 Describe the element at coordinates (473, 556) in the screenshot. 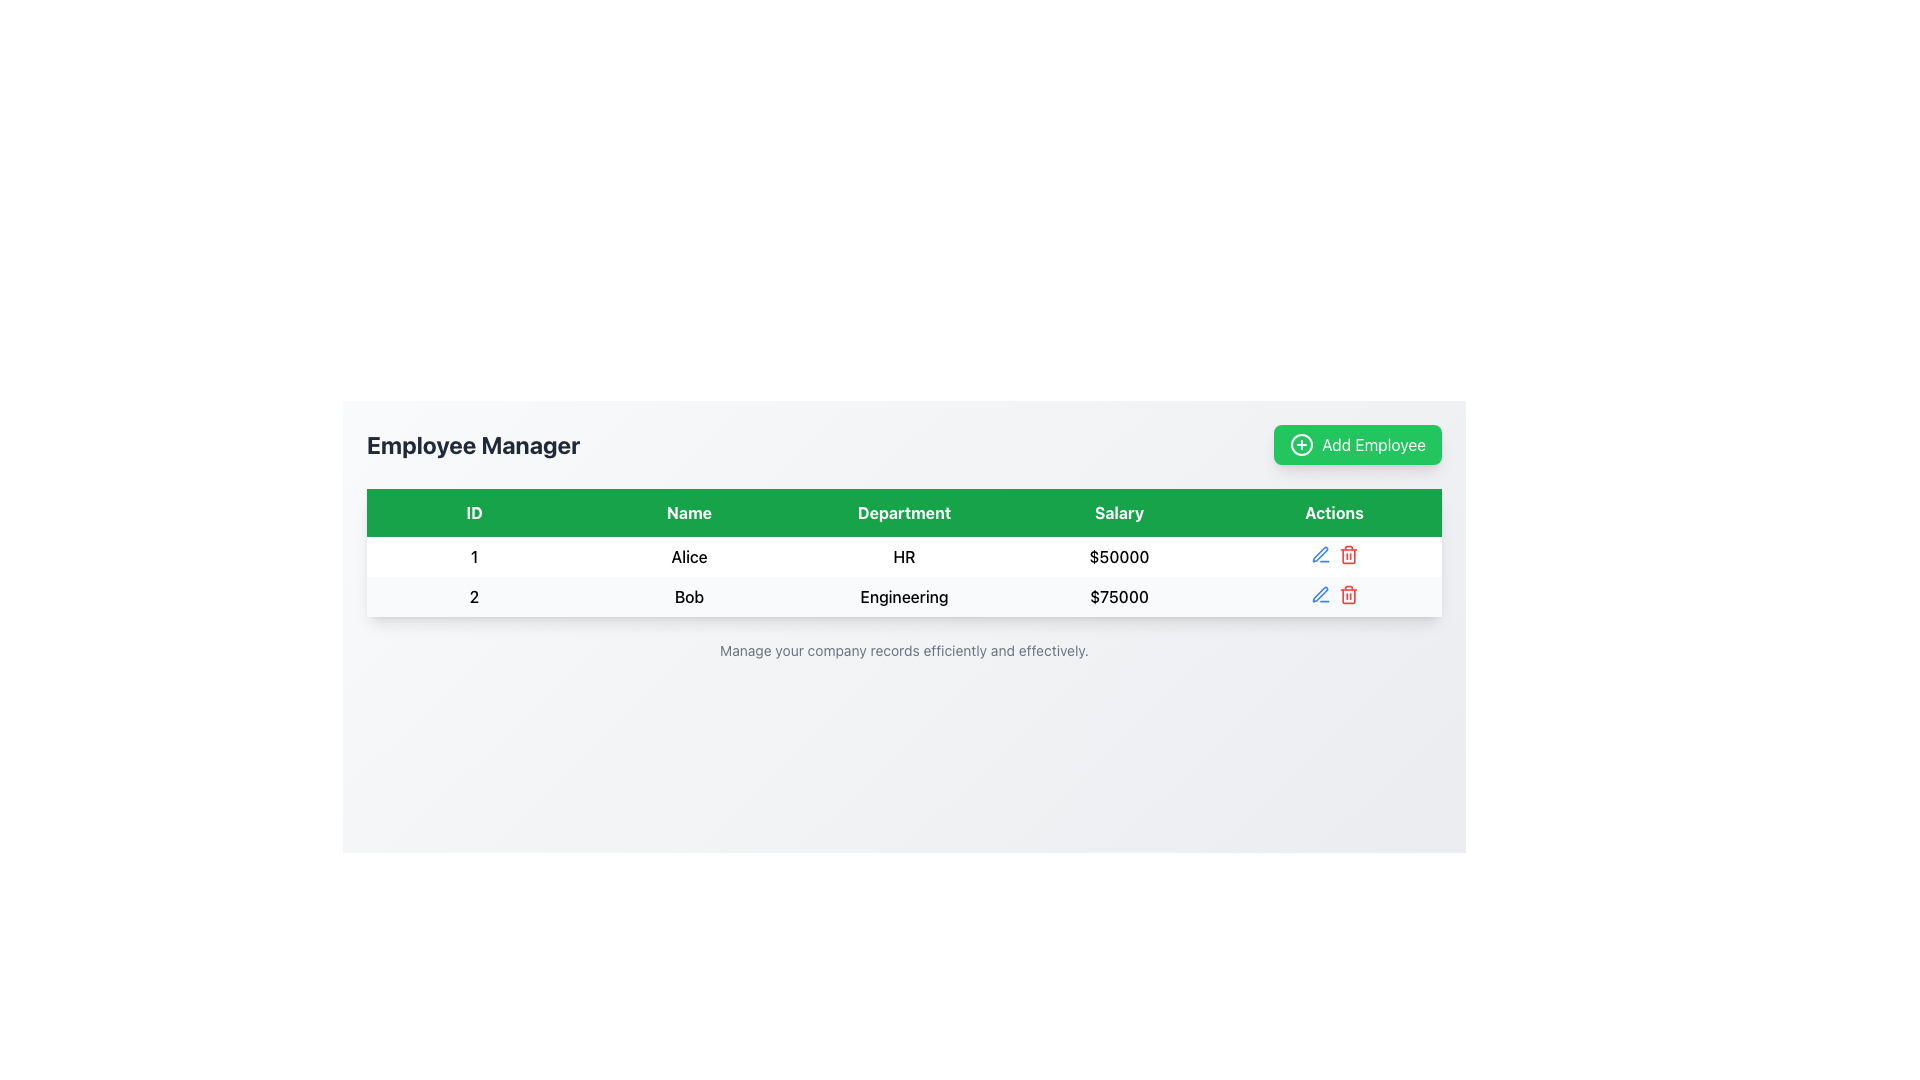

I see `the Text Cell containing '1', located in the first row under the 'ID' column heading of the table` at that location.